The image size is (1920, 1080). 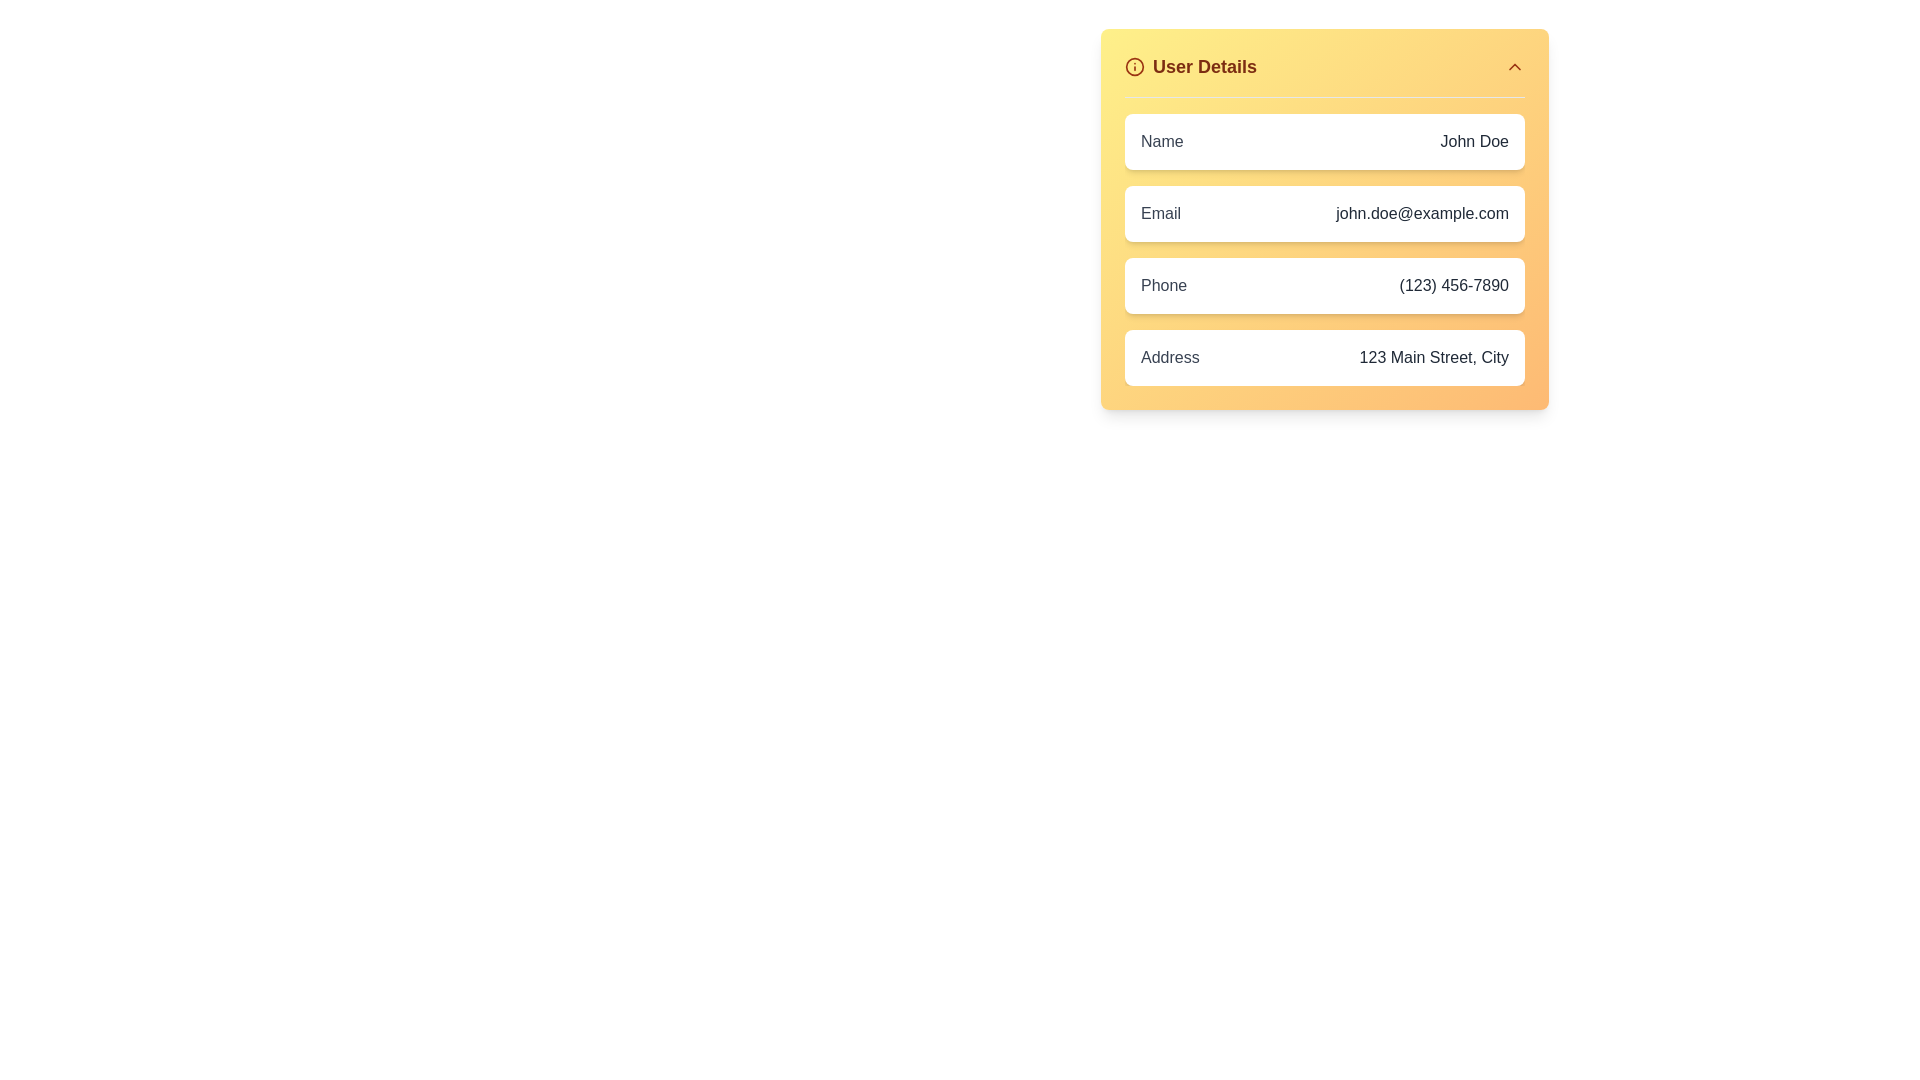 What do you see at coordinates (1203, 65) in the screenshot?
I see `the 'User Details' text label, which is styled in a large, bold font with an orange hue, located at the top-left corner of an orange card-like component, to possibly trigger a tooltip or effect` at bounding box center [1203, 65].